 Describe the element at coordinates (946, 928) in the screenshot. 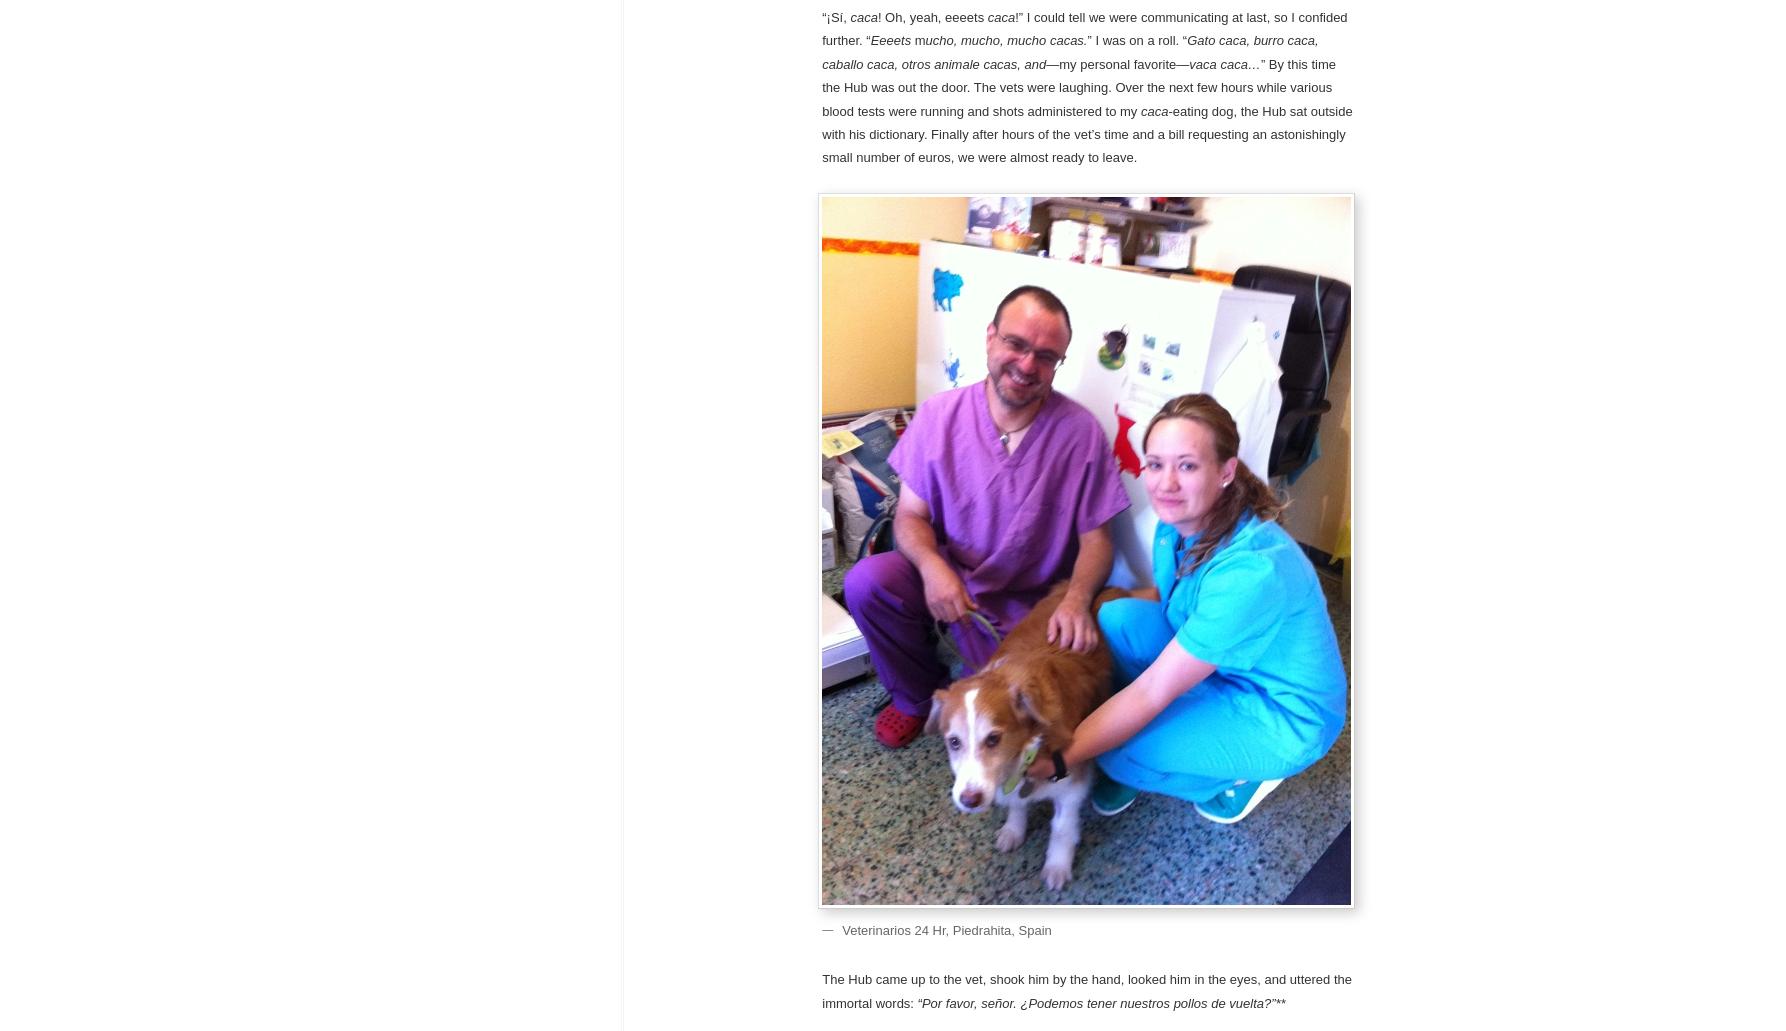

I see `'Veterinarios 24 Hr, Piedrahita, Spain'` at that location.